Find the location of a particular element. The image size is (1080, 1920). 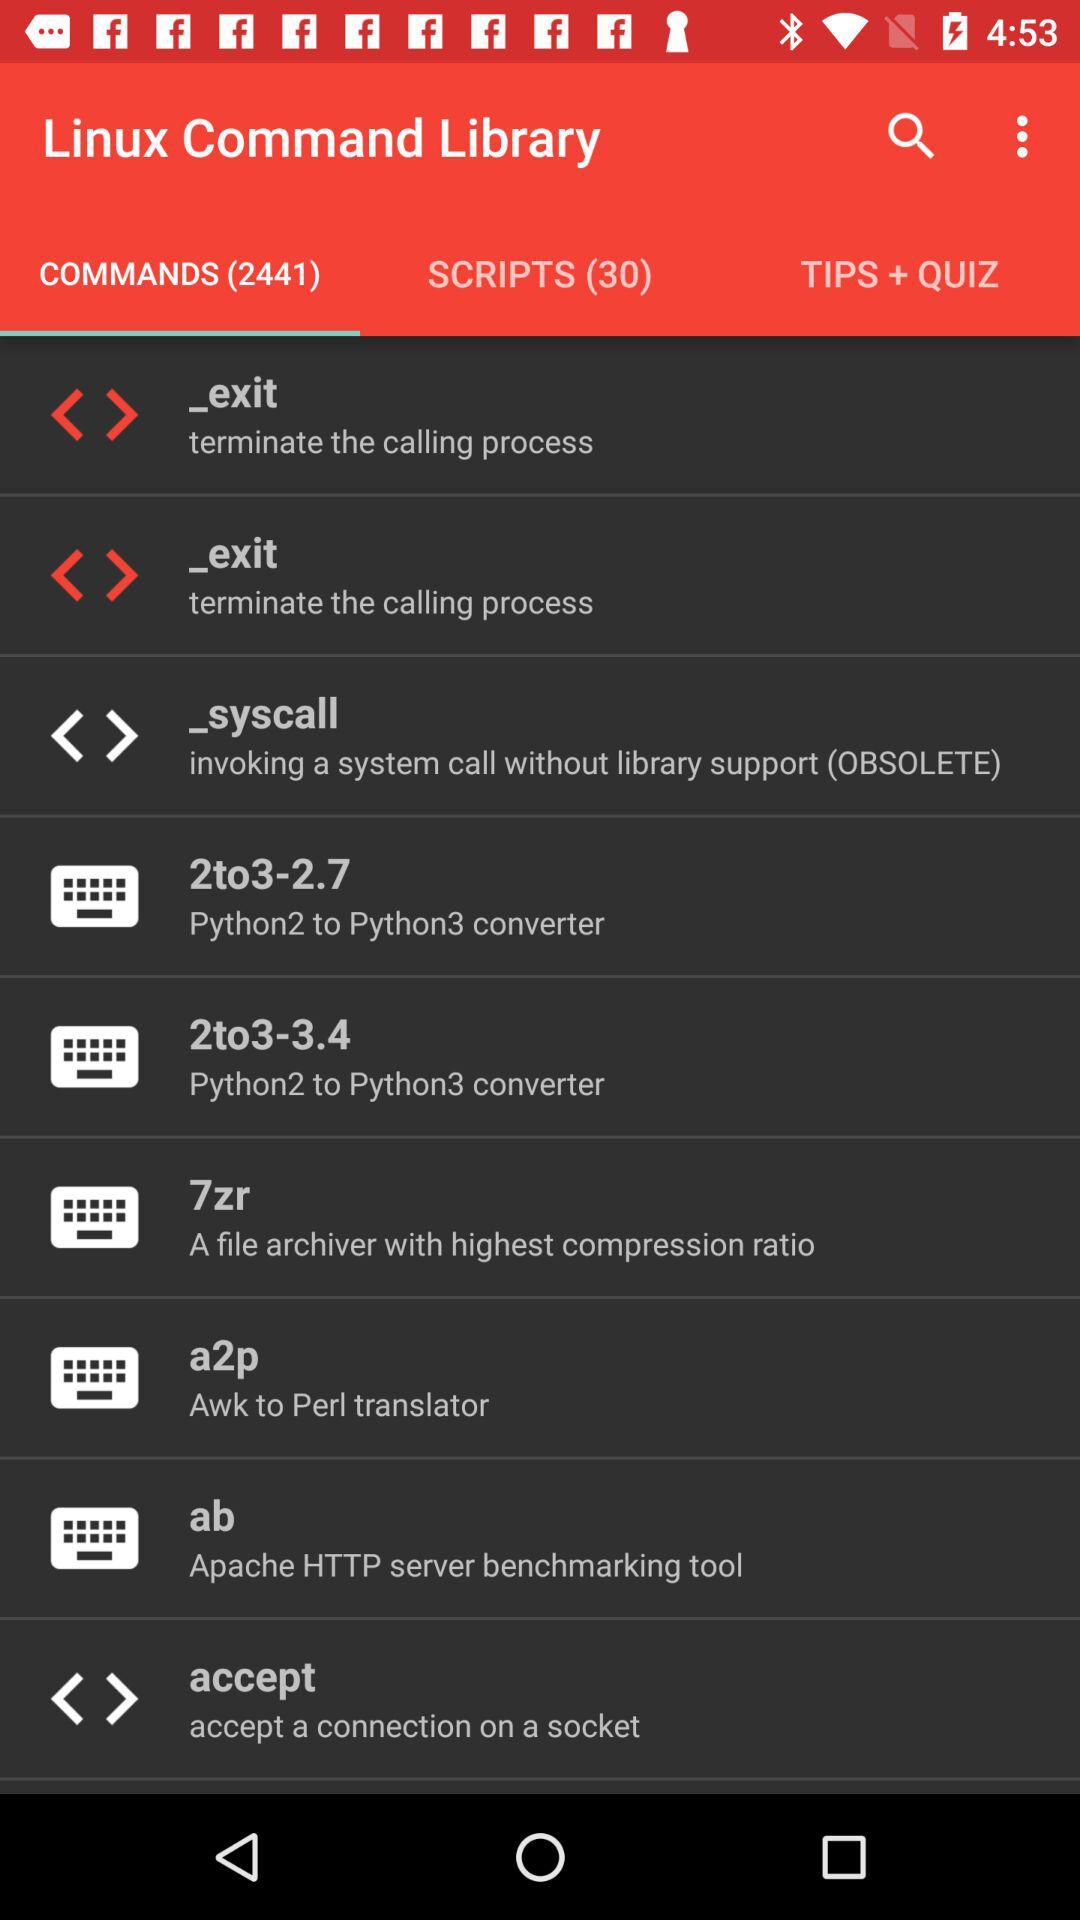

the invoking a system item is located at coordinates (594, 760).